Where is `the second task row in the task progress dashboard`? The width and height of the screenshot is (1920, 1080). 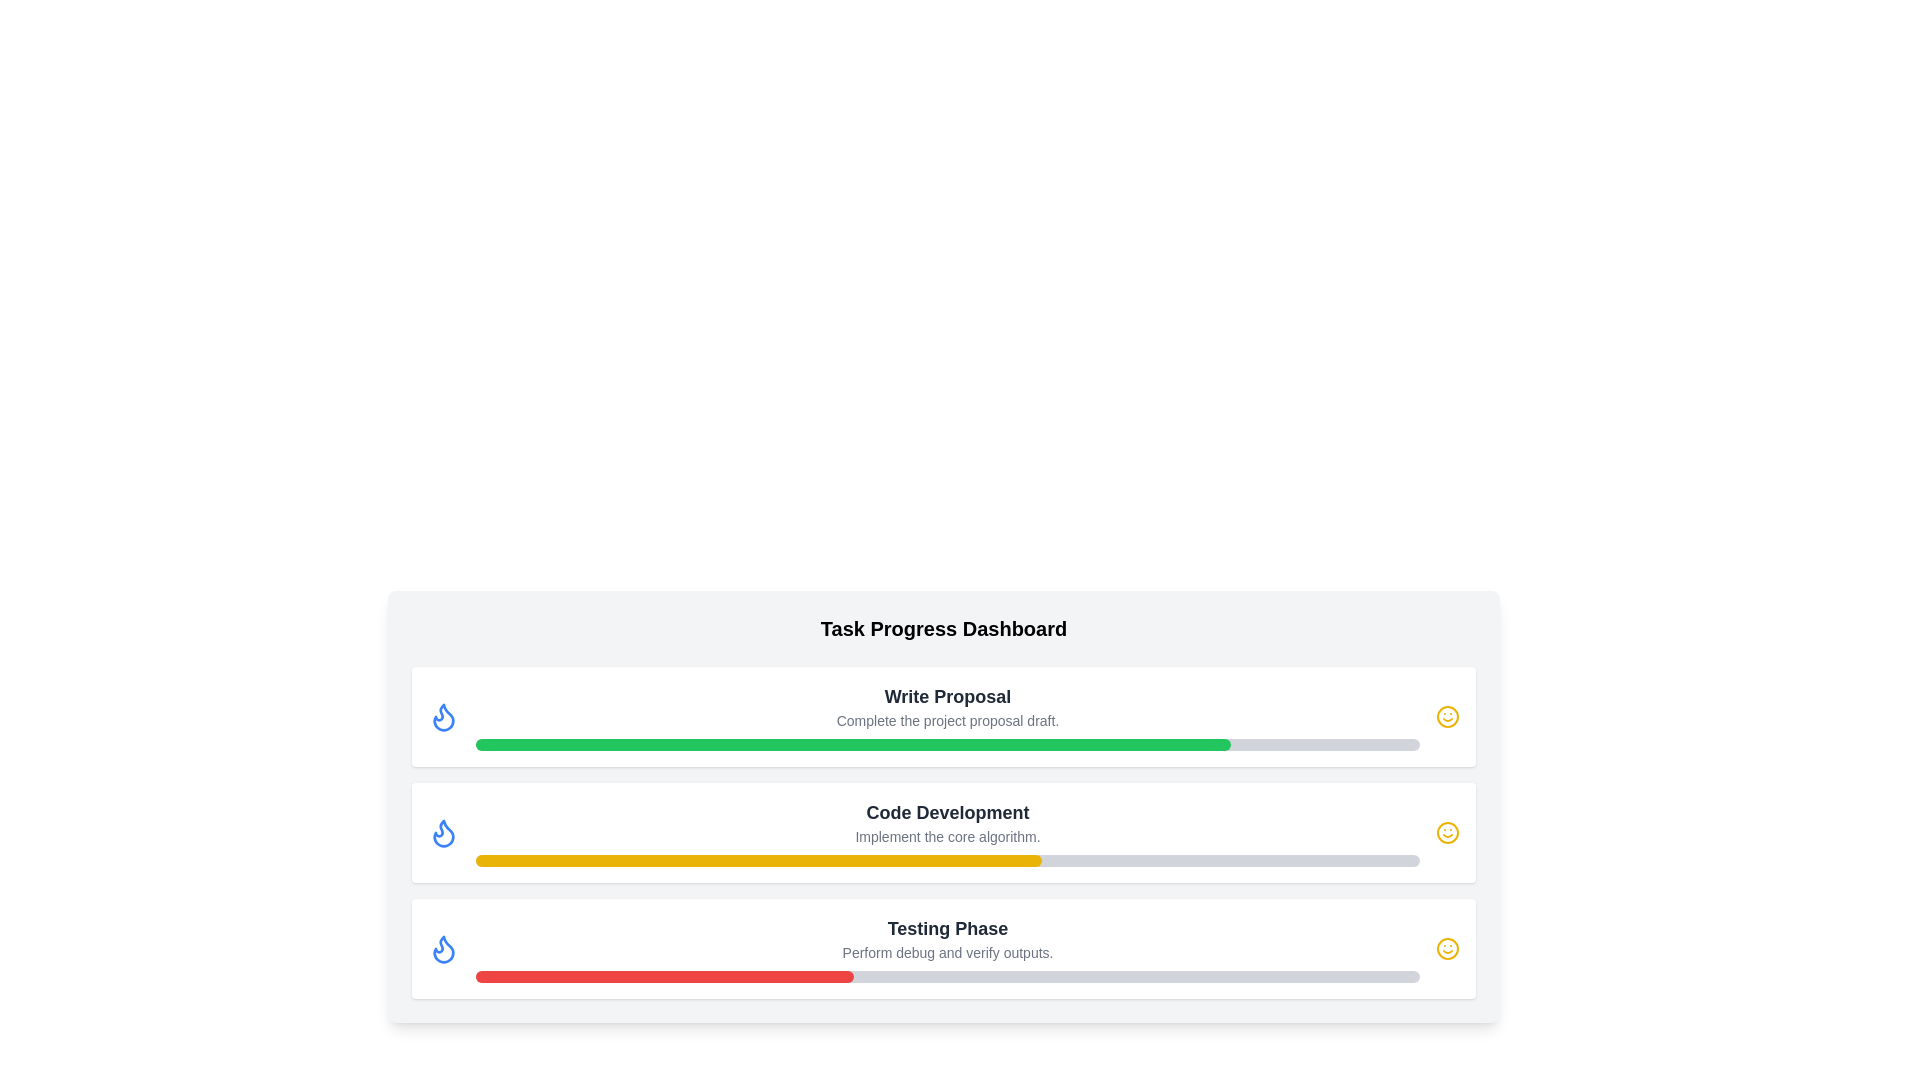 the second task row in the task progress dashboard is located at coordinates (947, 833).